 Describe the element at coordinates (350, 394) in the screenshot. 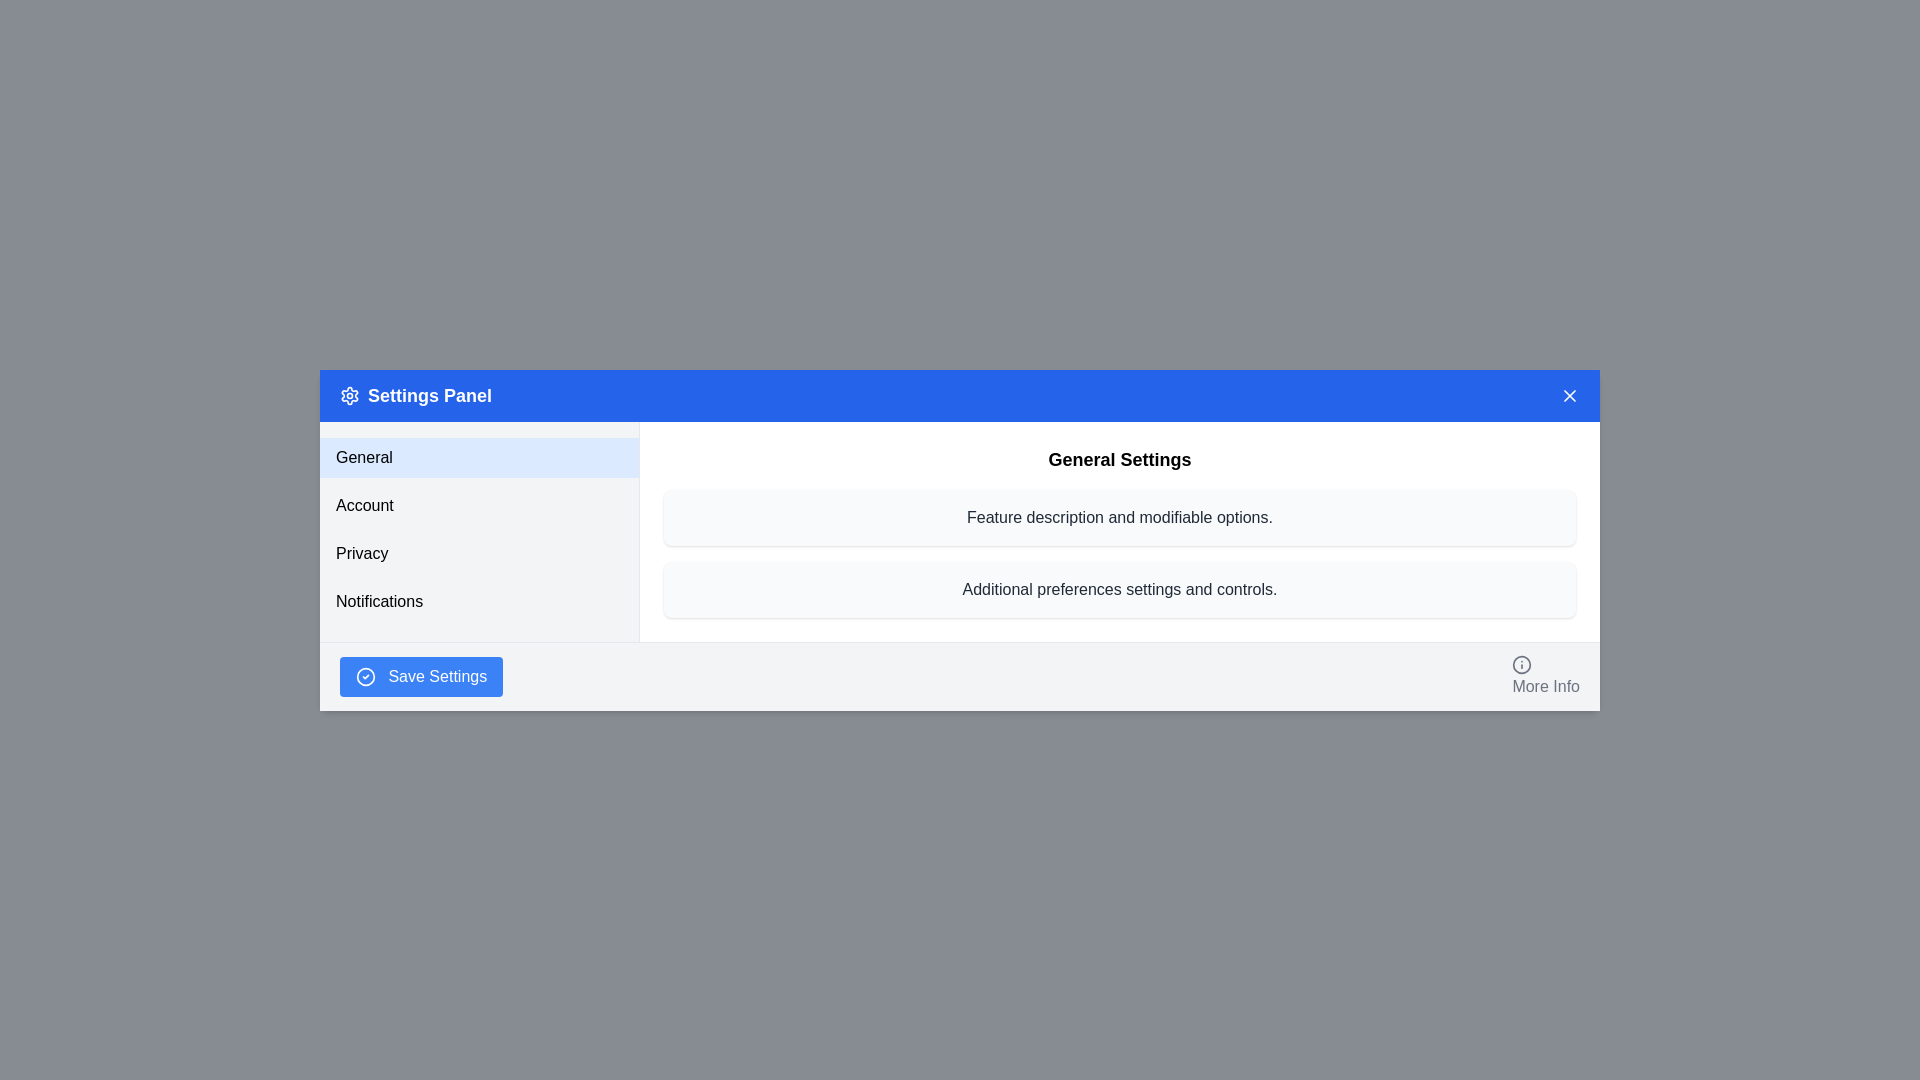

I see `the gear-shaped settings icon located in the top left corner of the interface, adjacent to the 'Settings Panel' text` at that location.